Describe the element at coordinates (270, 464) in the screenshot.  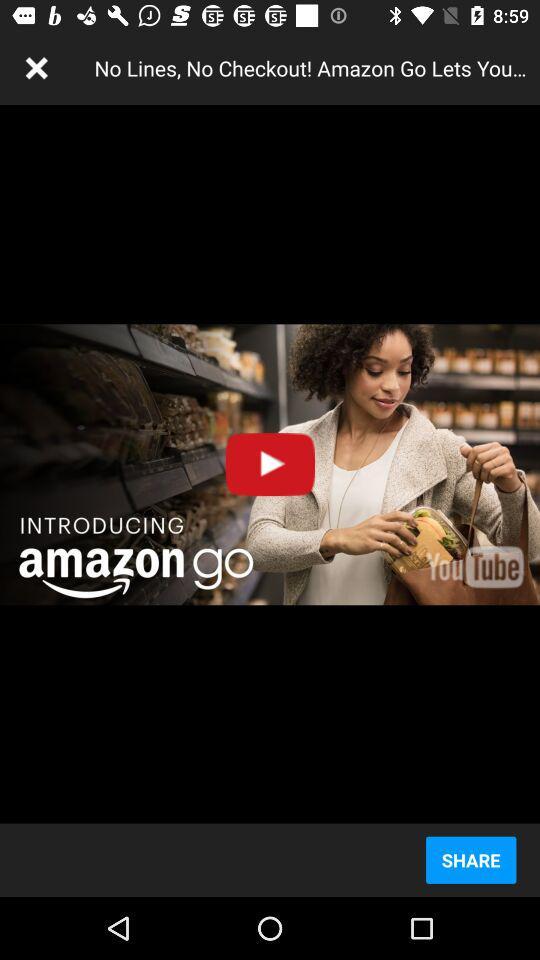
I see `item at the center` at that location.